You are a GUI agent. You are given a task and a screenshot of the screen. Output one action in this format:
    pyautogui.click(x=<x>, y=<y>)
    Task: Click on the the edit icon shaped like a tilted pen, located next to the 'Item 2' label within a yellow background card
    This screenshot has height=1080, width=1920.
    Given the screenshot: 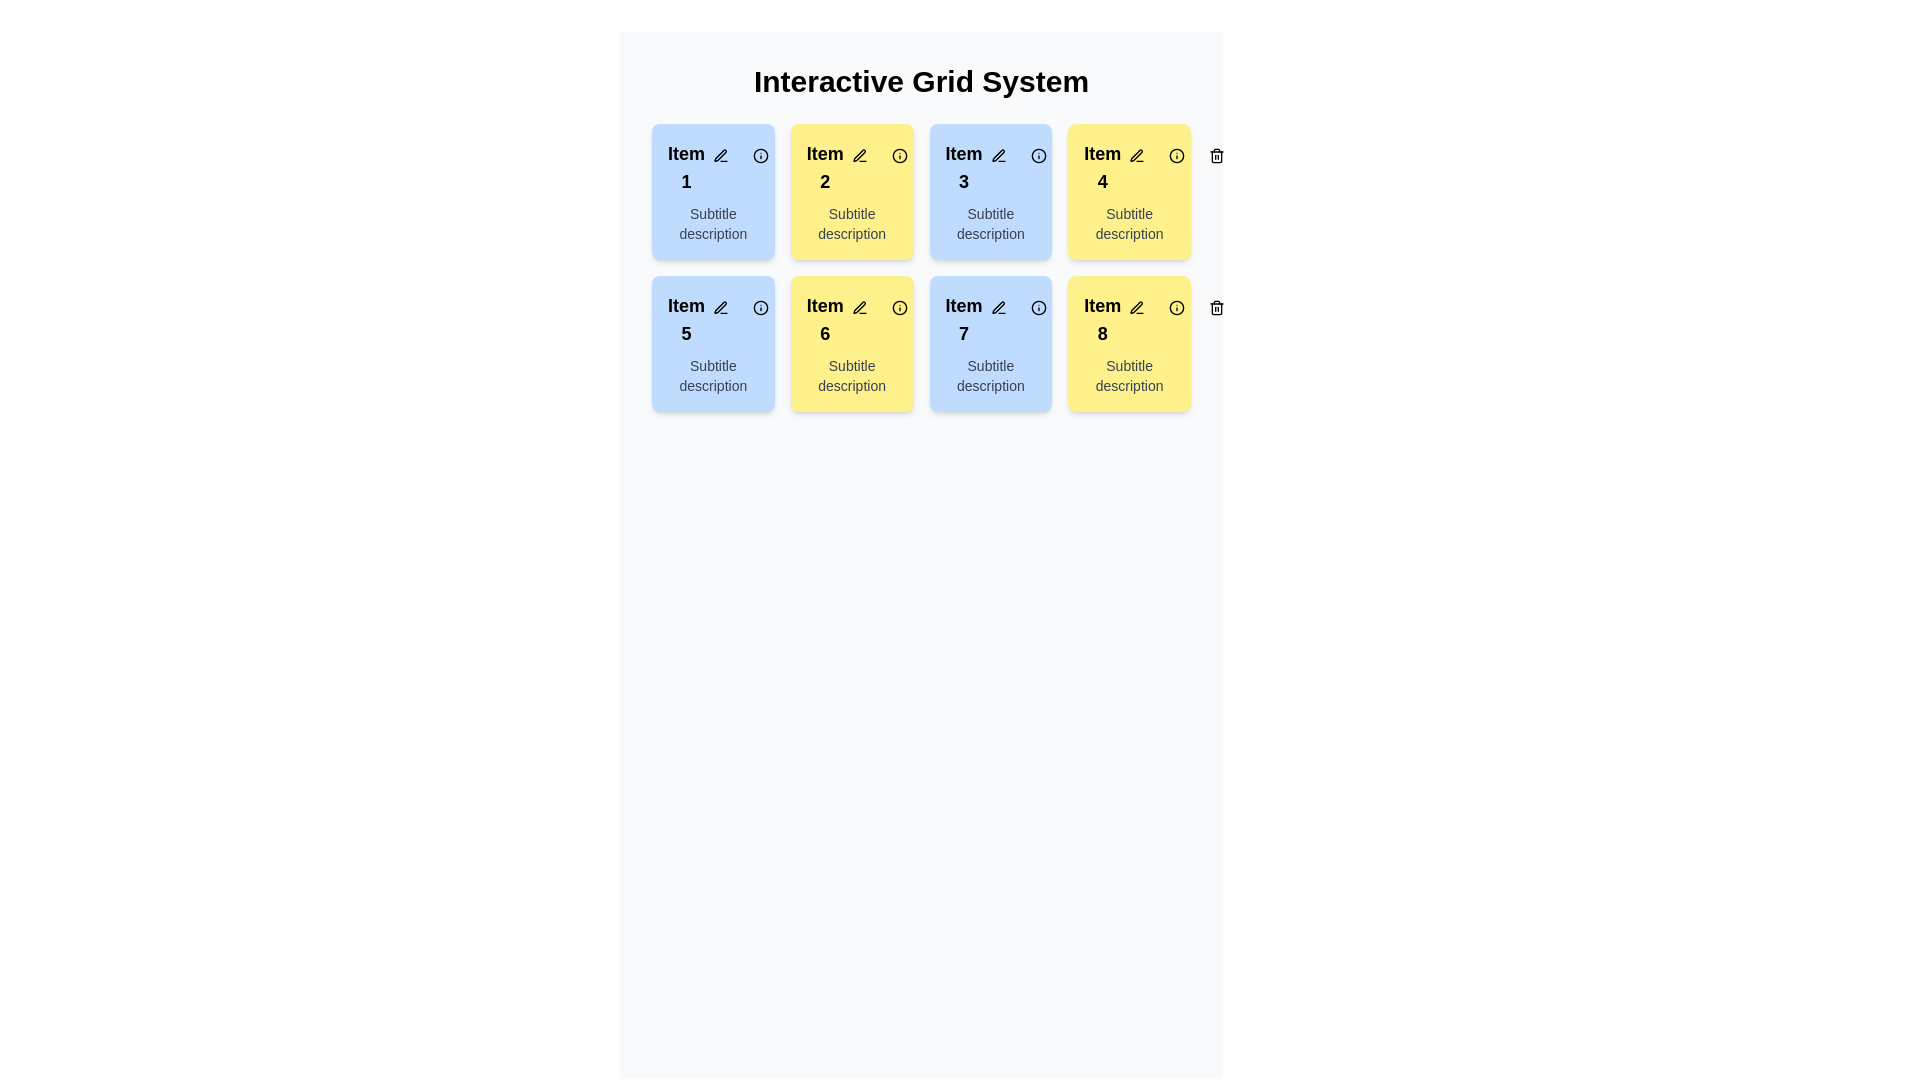 What is the action you would take?
    pyautogui.click(x=859, y=154)
    